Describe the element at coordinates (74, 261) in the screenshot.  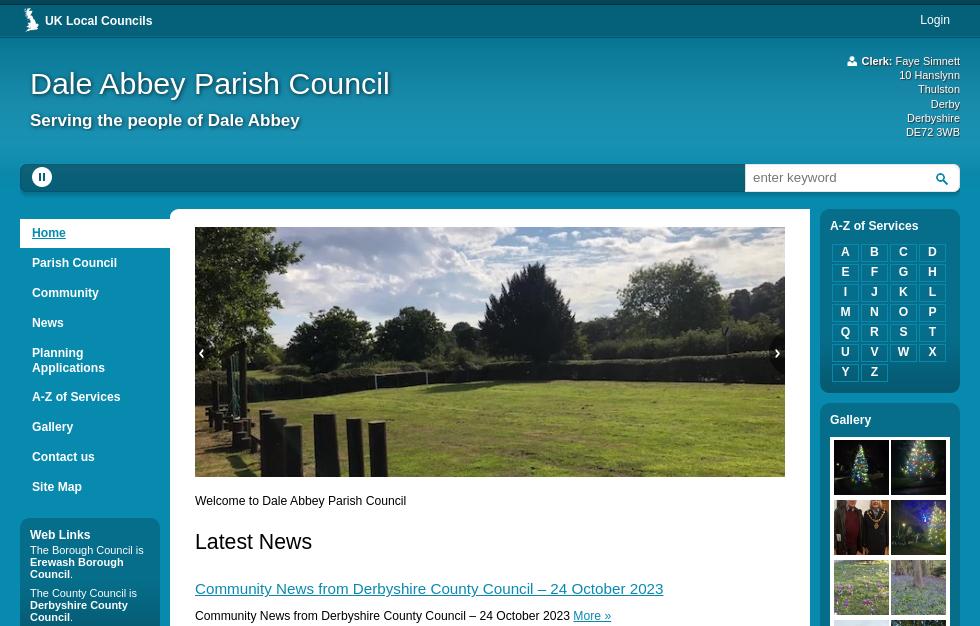
I see `'Parish Council'` at that location.